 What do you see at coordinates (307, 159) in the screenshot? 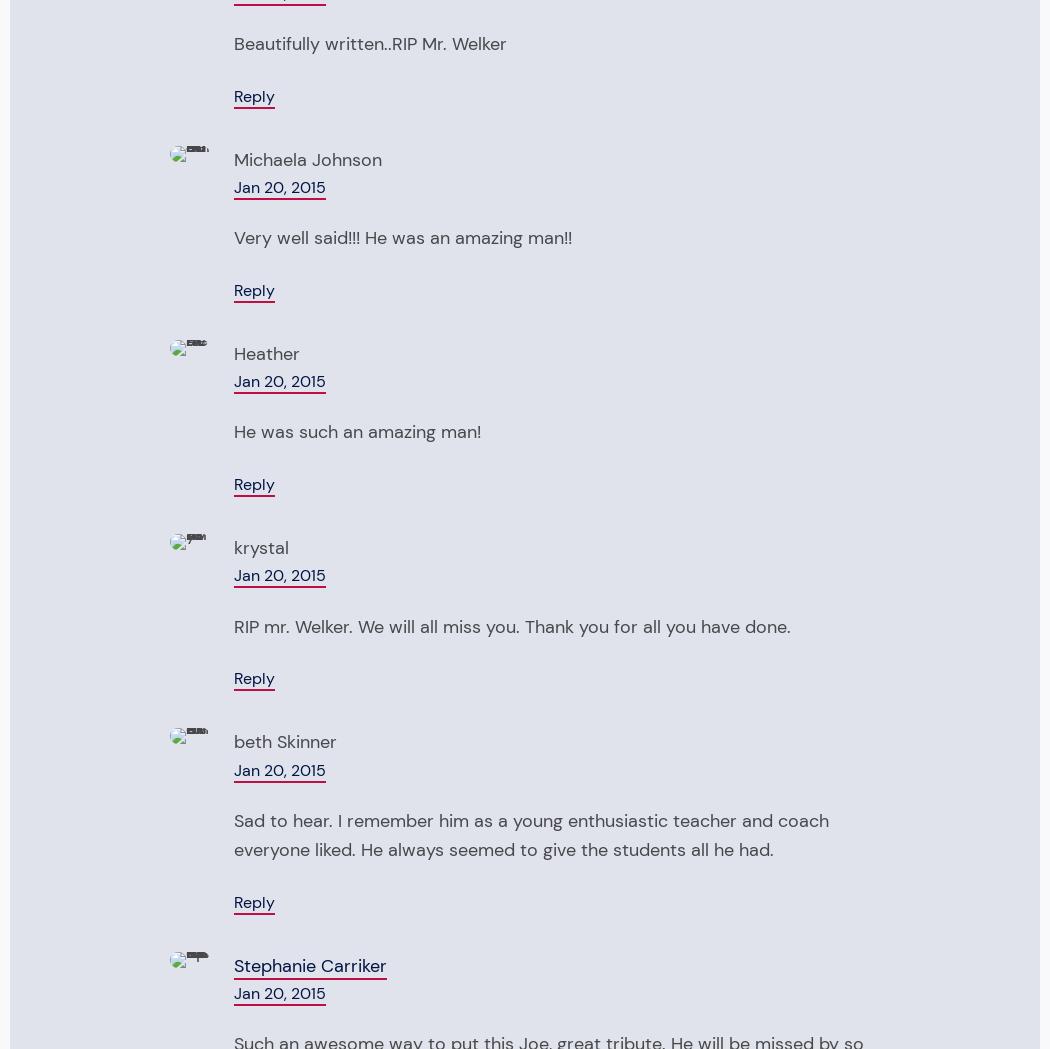
I see `'Michaela Johnson'` at bounding box center [307, 159].